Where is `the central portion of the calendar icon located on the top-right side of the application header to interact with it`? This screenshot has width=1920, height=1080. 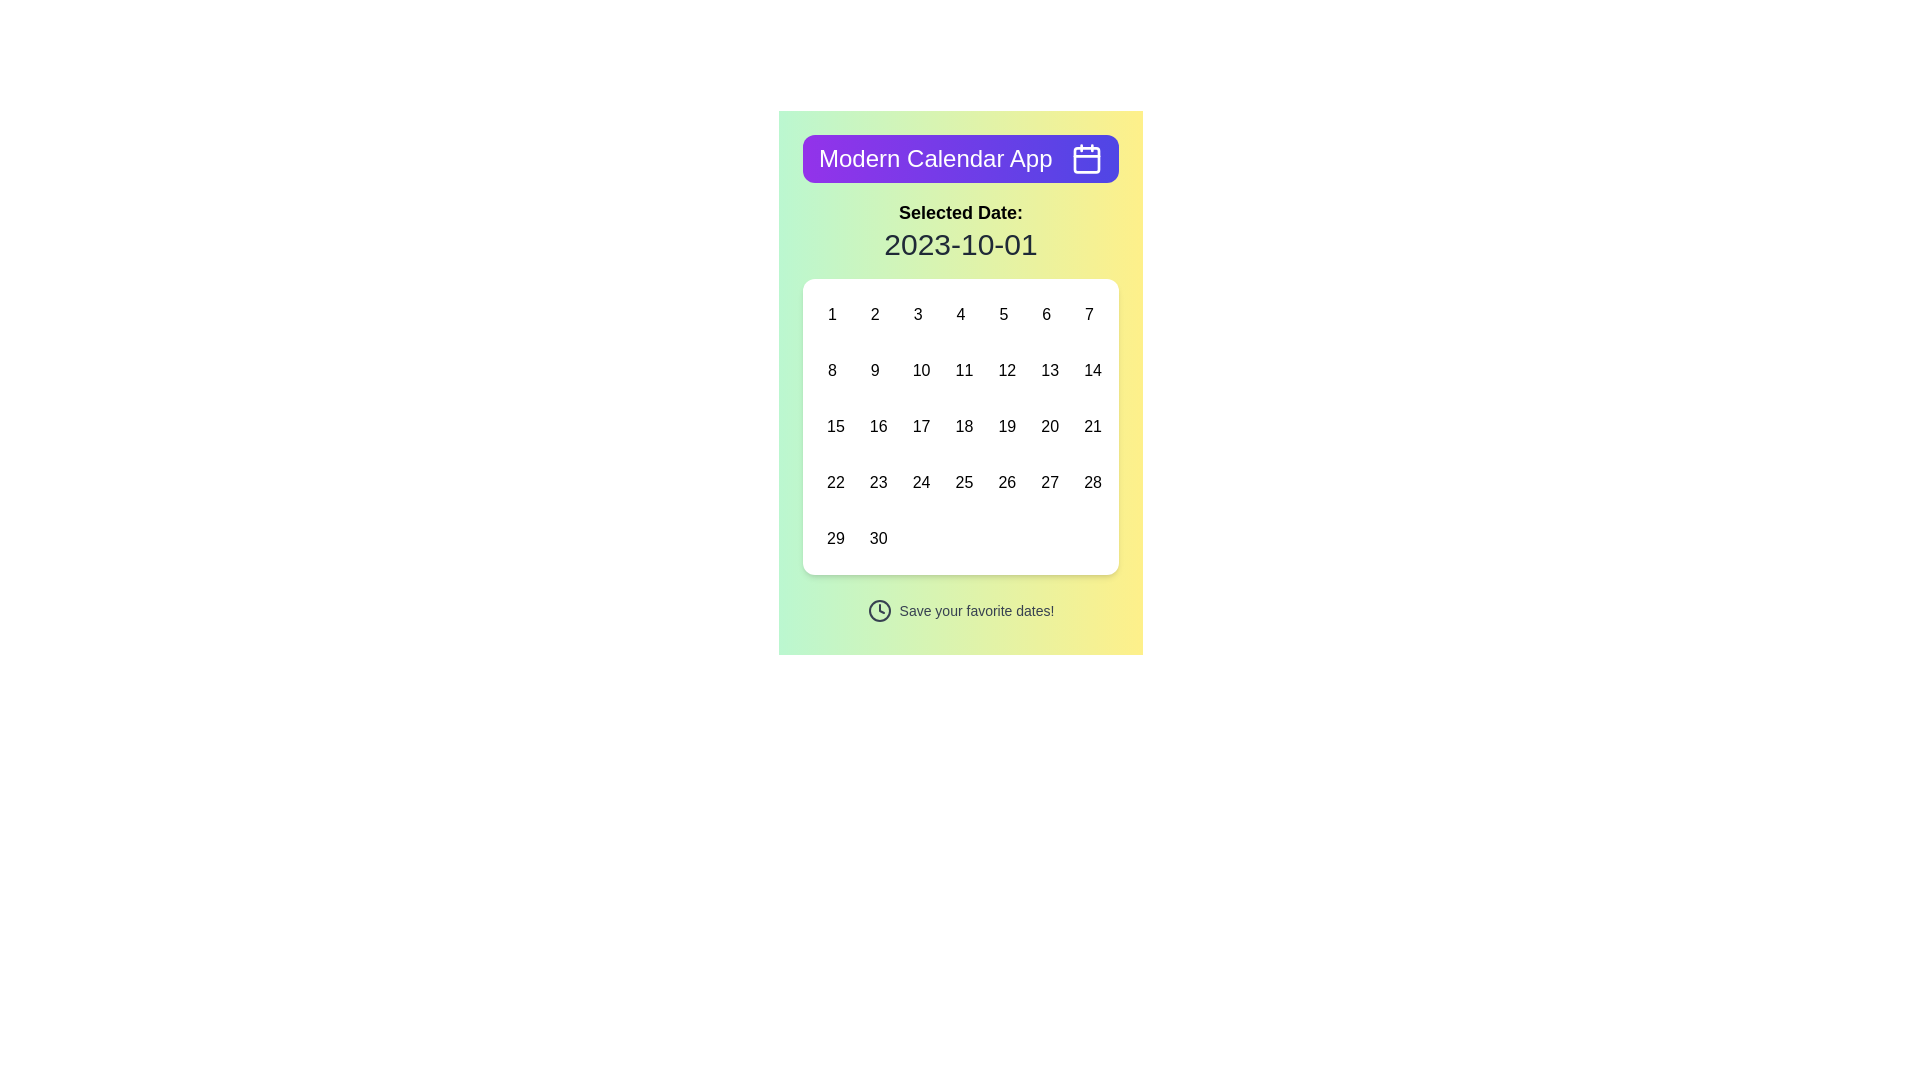 the central portion of the calendar icon located on the top-right side of the application header to interact with it is located at coordinates (1085, 158).